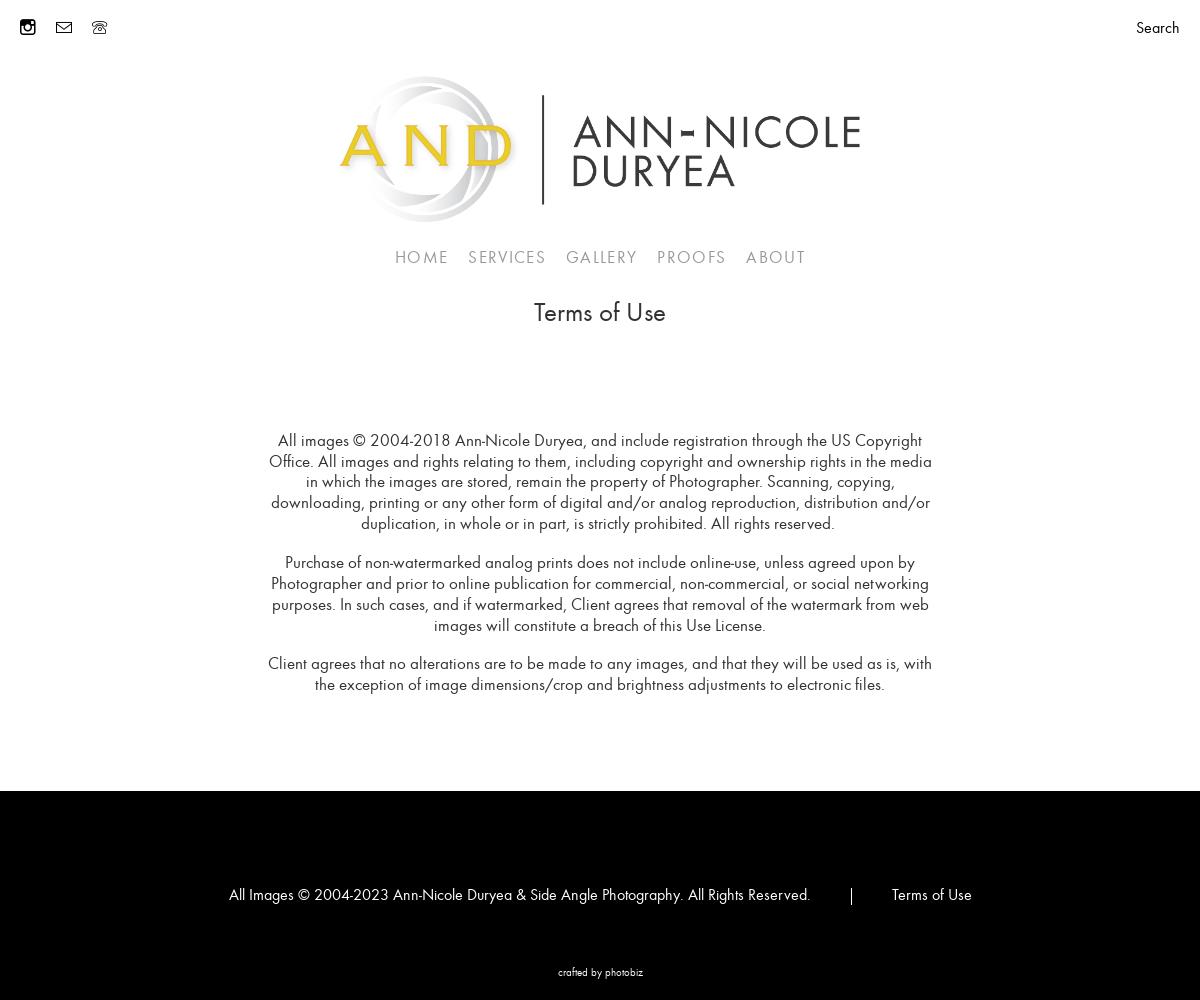 The width and height of the screenshot is (1200, 1000). I want to click on 'SERVICES', so click(506, 257).